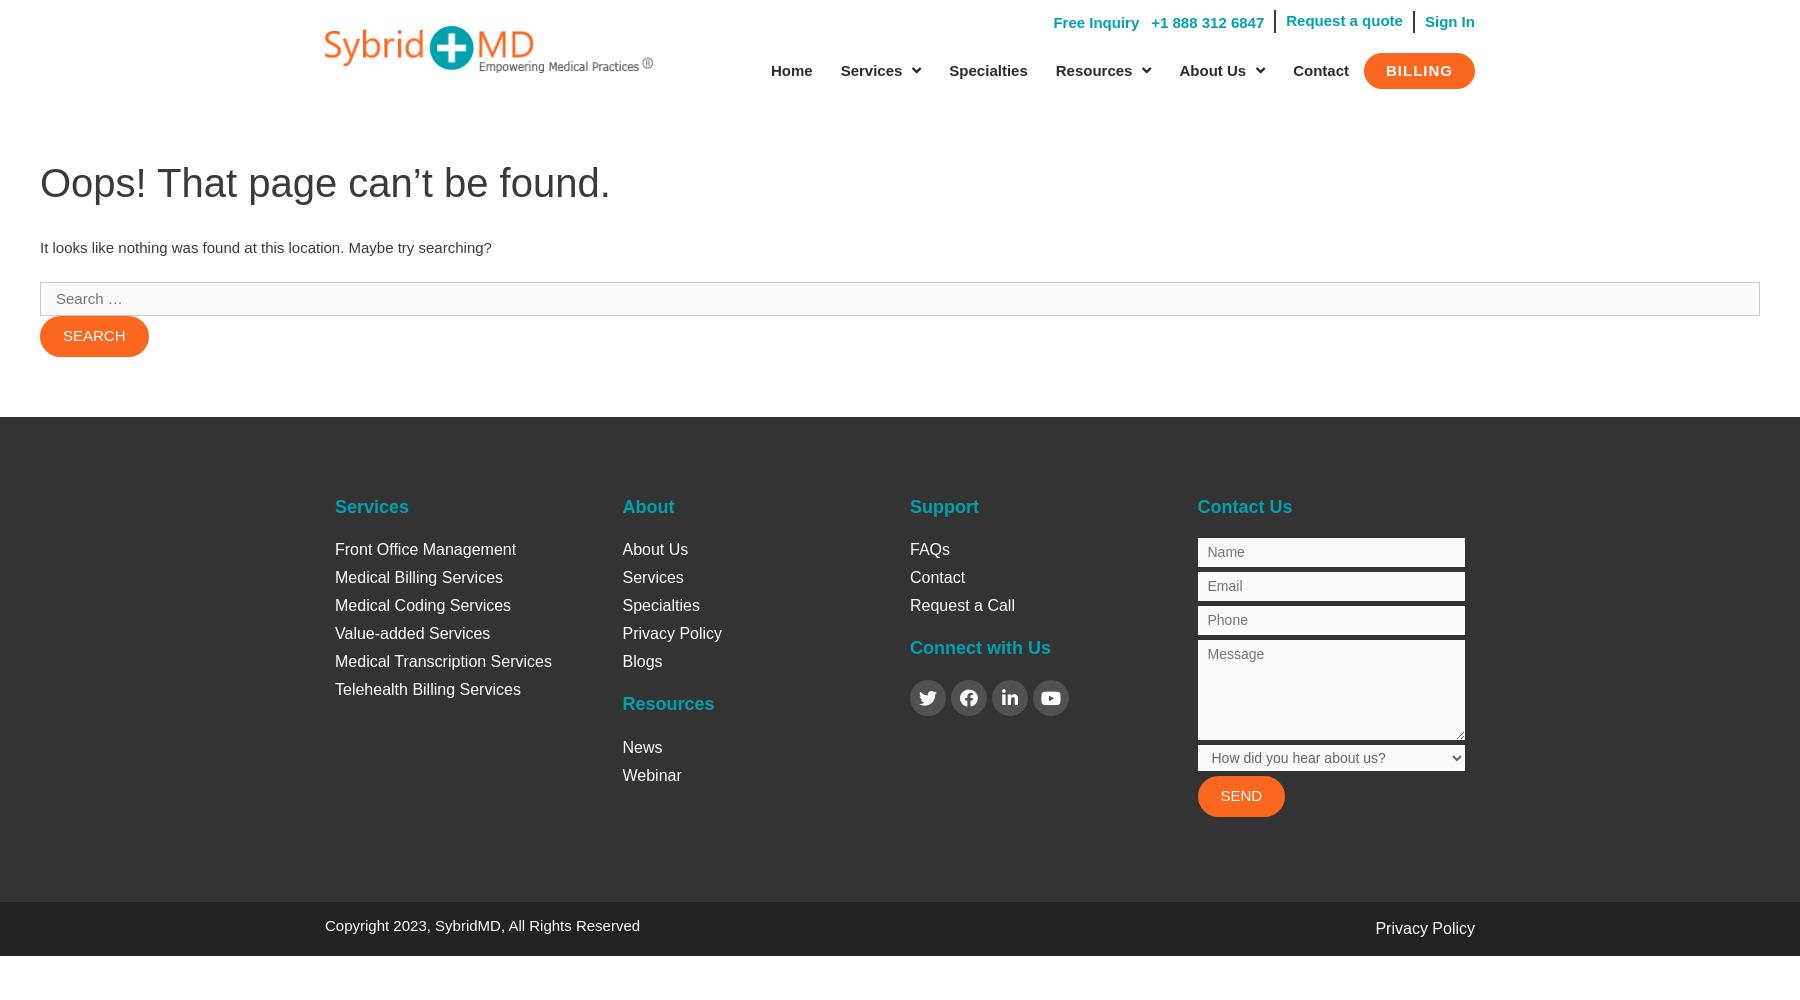 Image resolution: width=1800 pixels, height=1000 pixels. Describe the element at coordinates (651, 774) in the screenshot. I see `'Webinar'` at that location.